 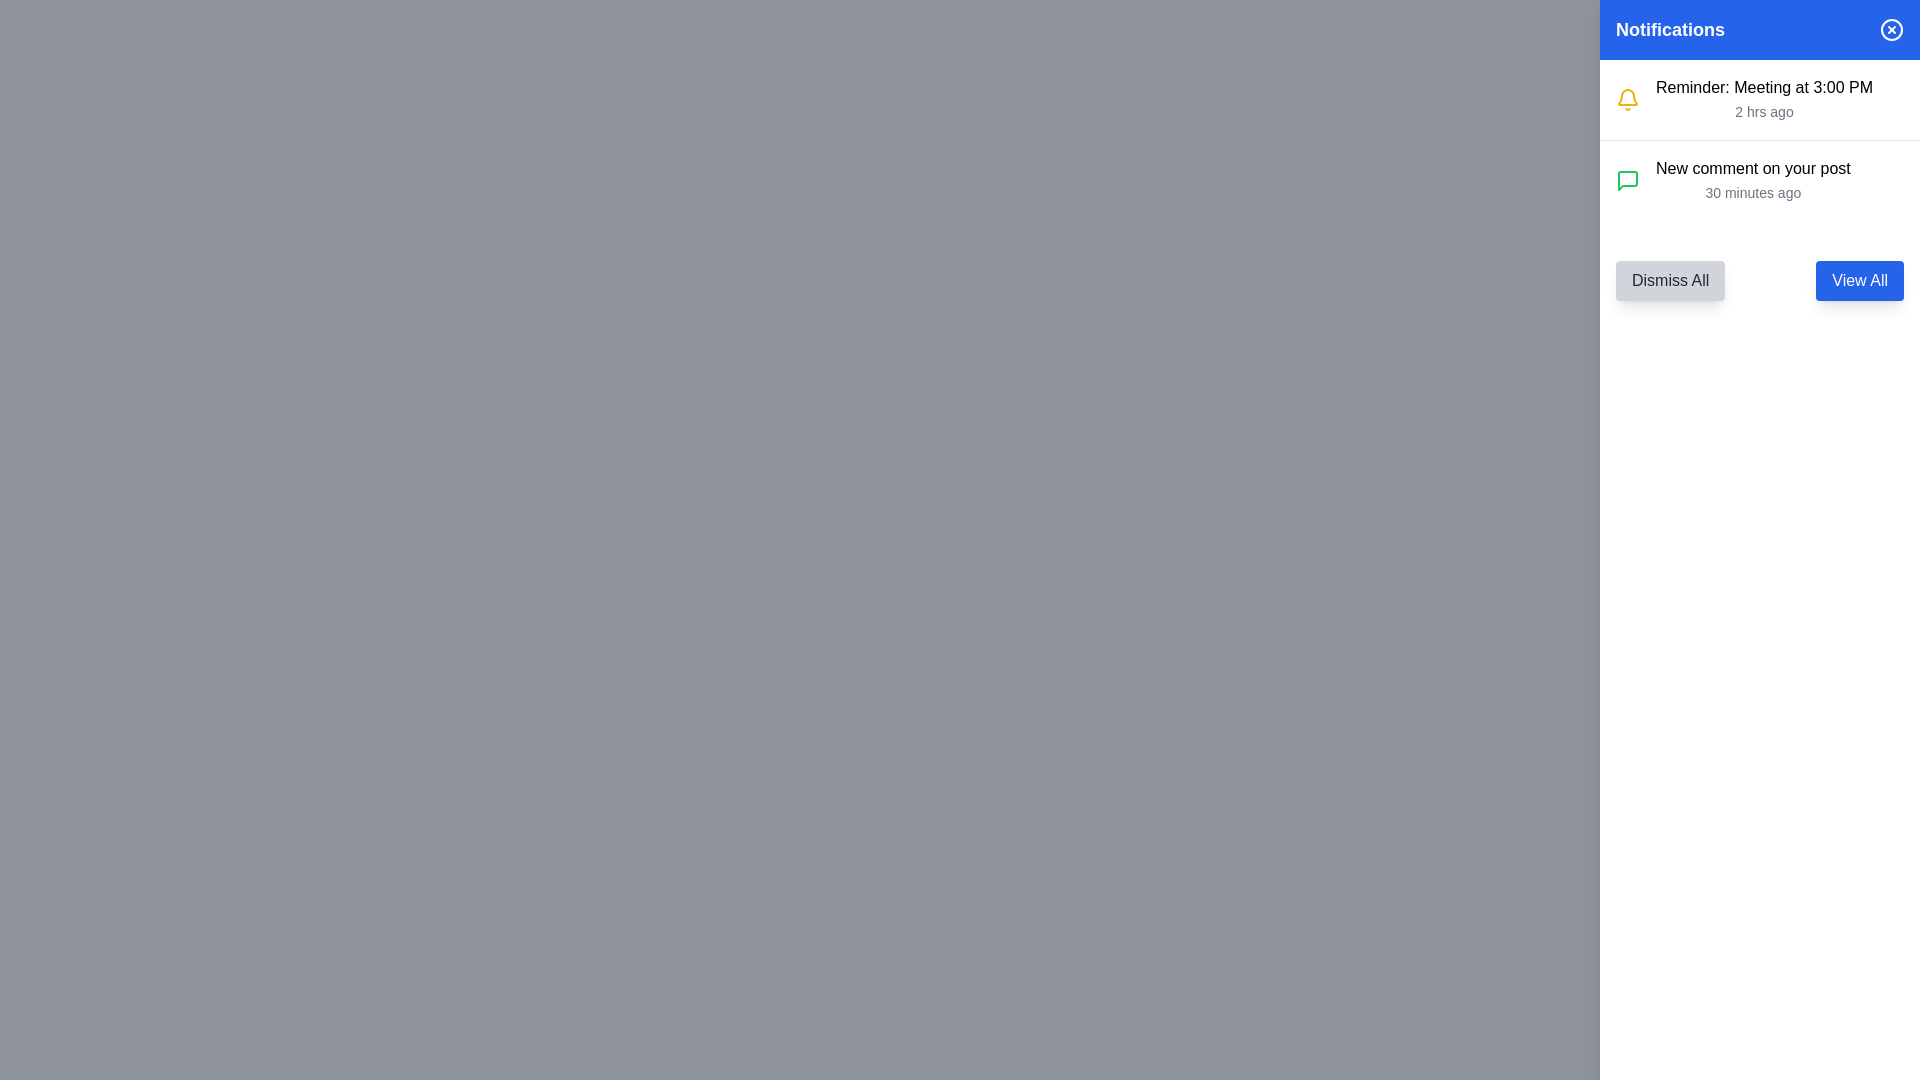 What do you see at coordinates (1752, 192) in the screenshot?
I see `the label displaying '30 minutes ago', which is a small, gray-colored text located in the bottom right corner of the notification pane, aligned with the notification text 'New comment on your post'` at bounding box center [1752, 192].